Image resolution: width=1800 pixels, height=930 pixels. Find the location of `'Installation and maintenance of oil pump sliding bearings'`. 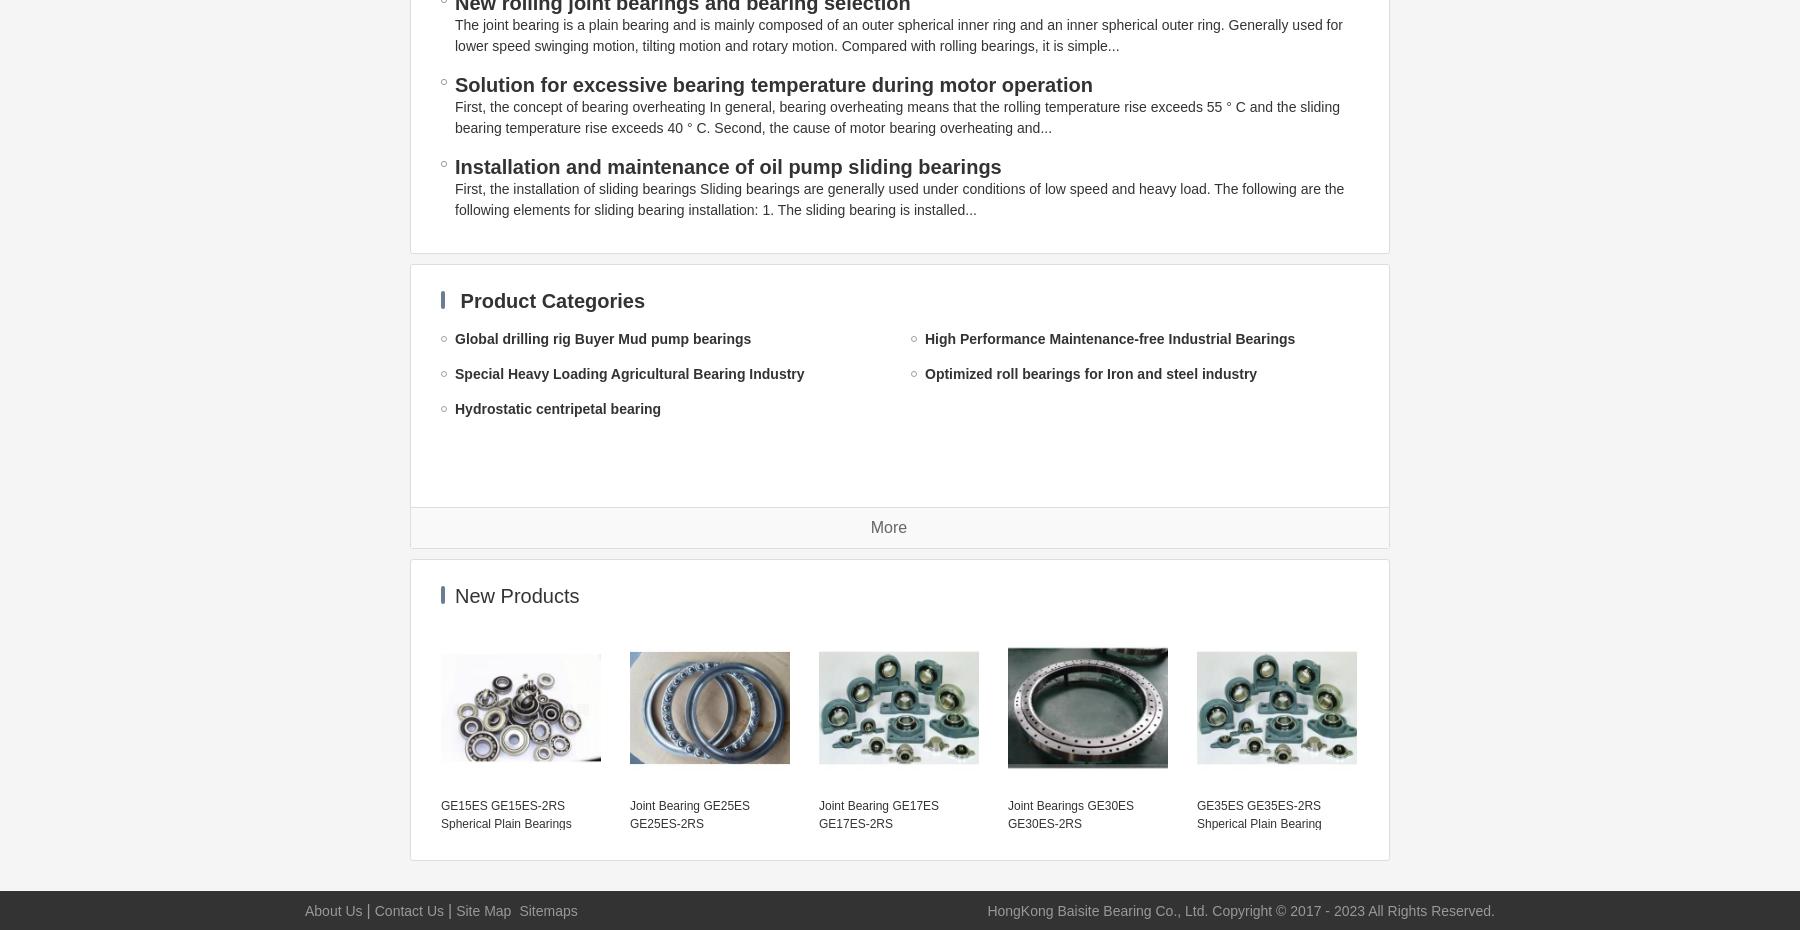

'Installation and maintenance of oil pump sliding bearings' is located at coordinates (726, 166).